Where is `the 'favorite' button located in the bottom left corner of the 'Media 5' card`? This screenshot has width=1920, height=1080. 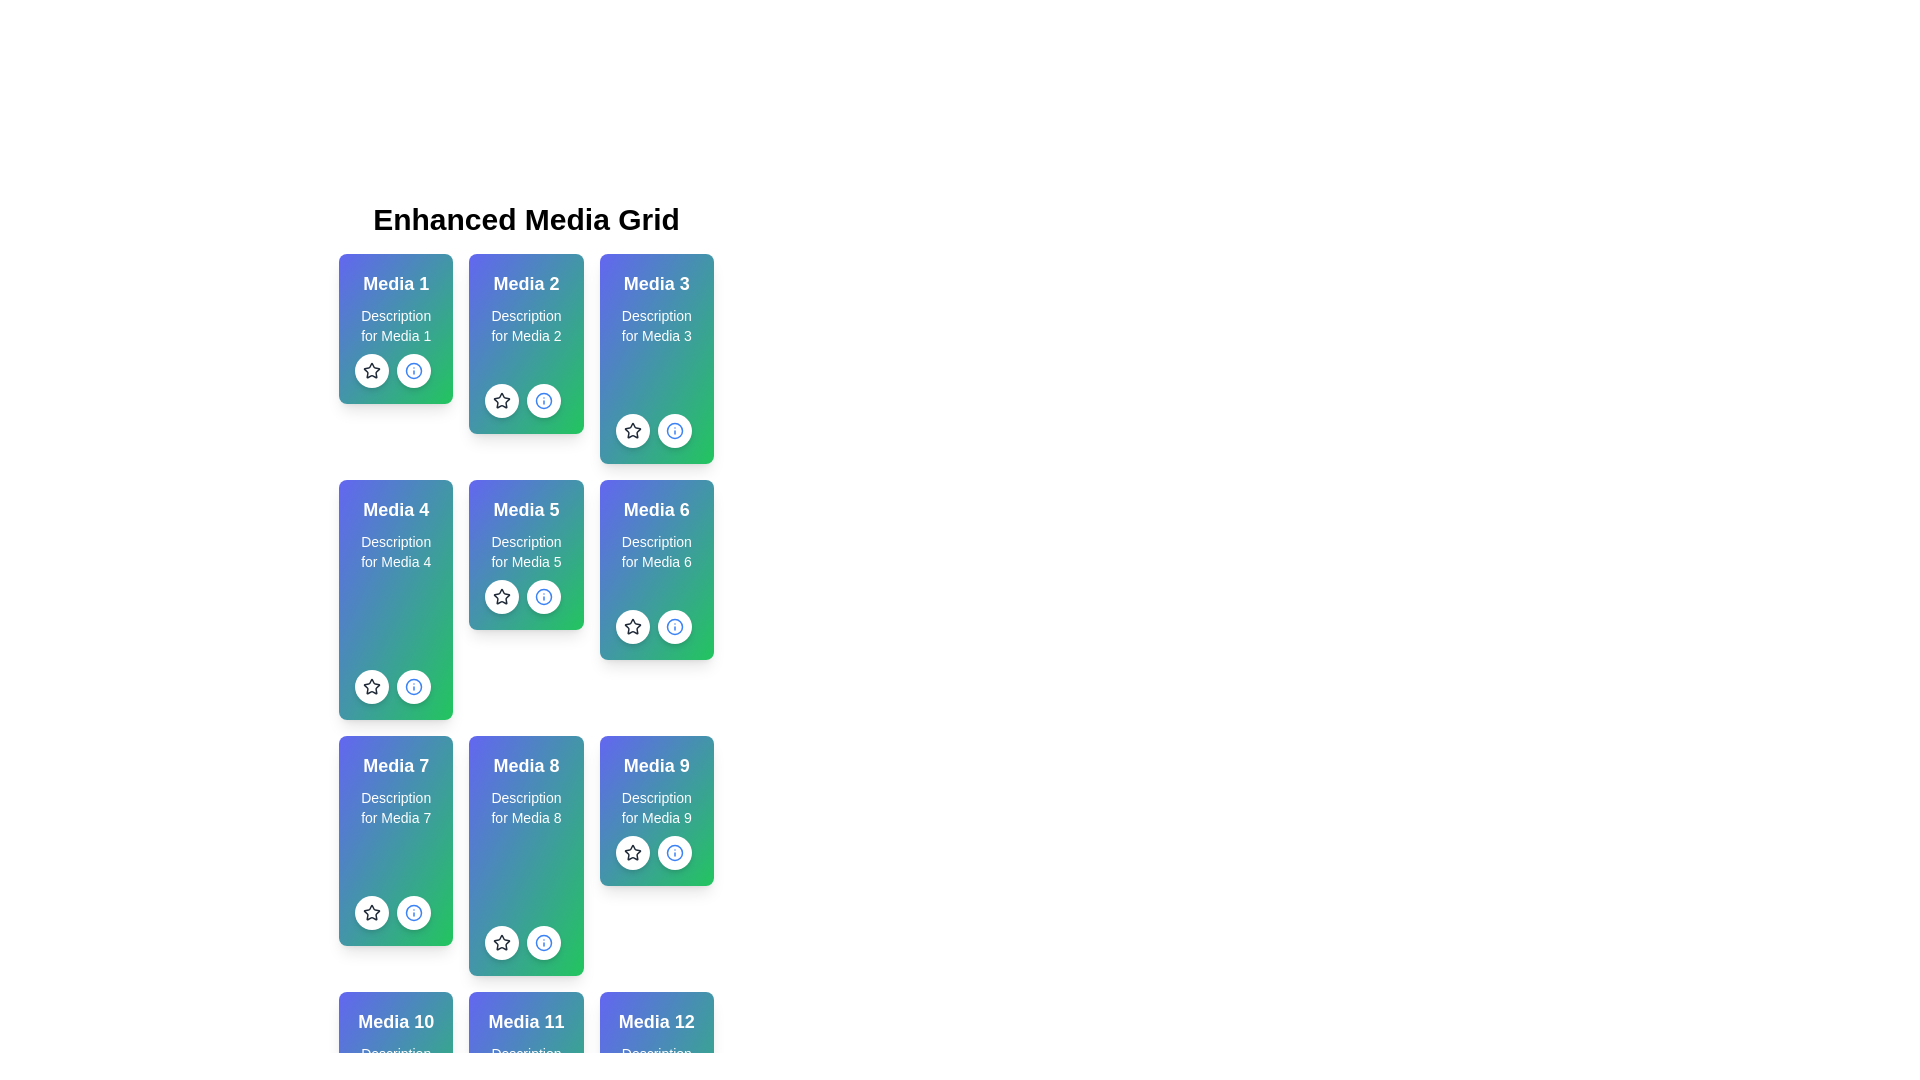 the 'favorite' button located in the bottom left corner of the 'Media 5' card is located at coordinates (502, 596).